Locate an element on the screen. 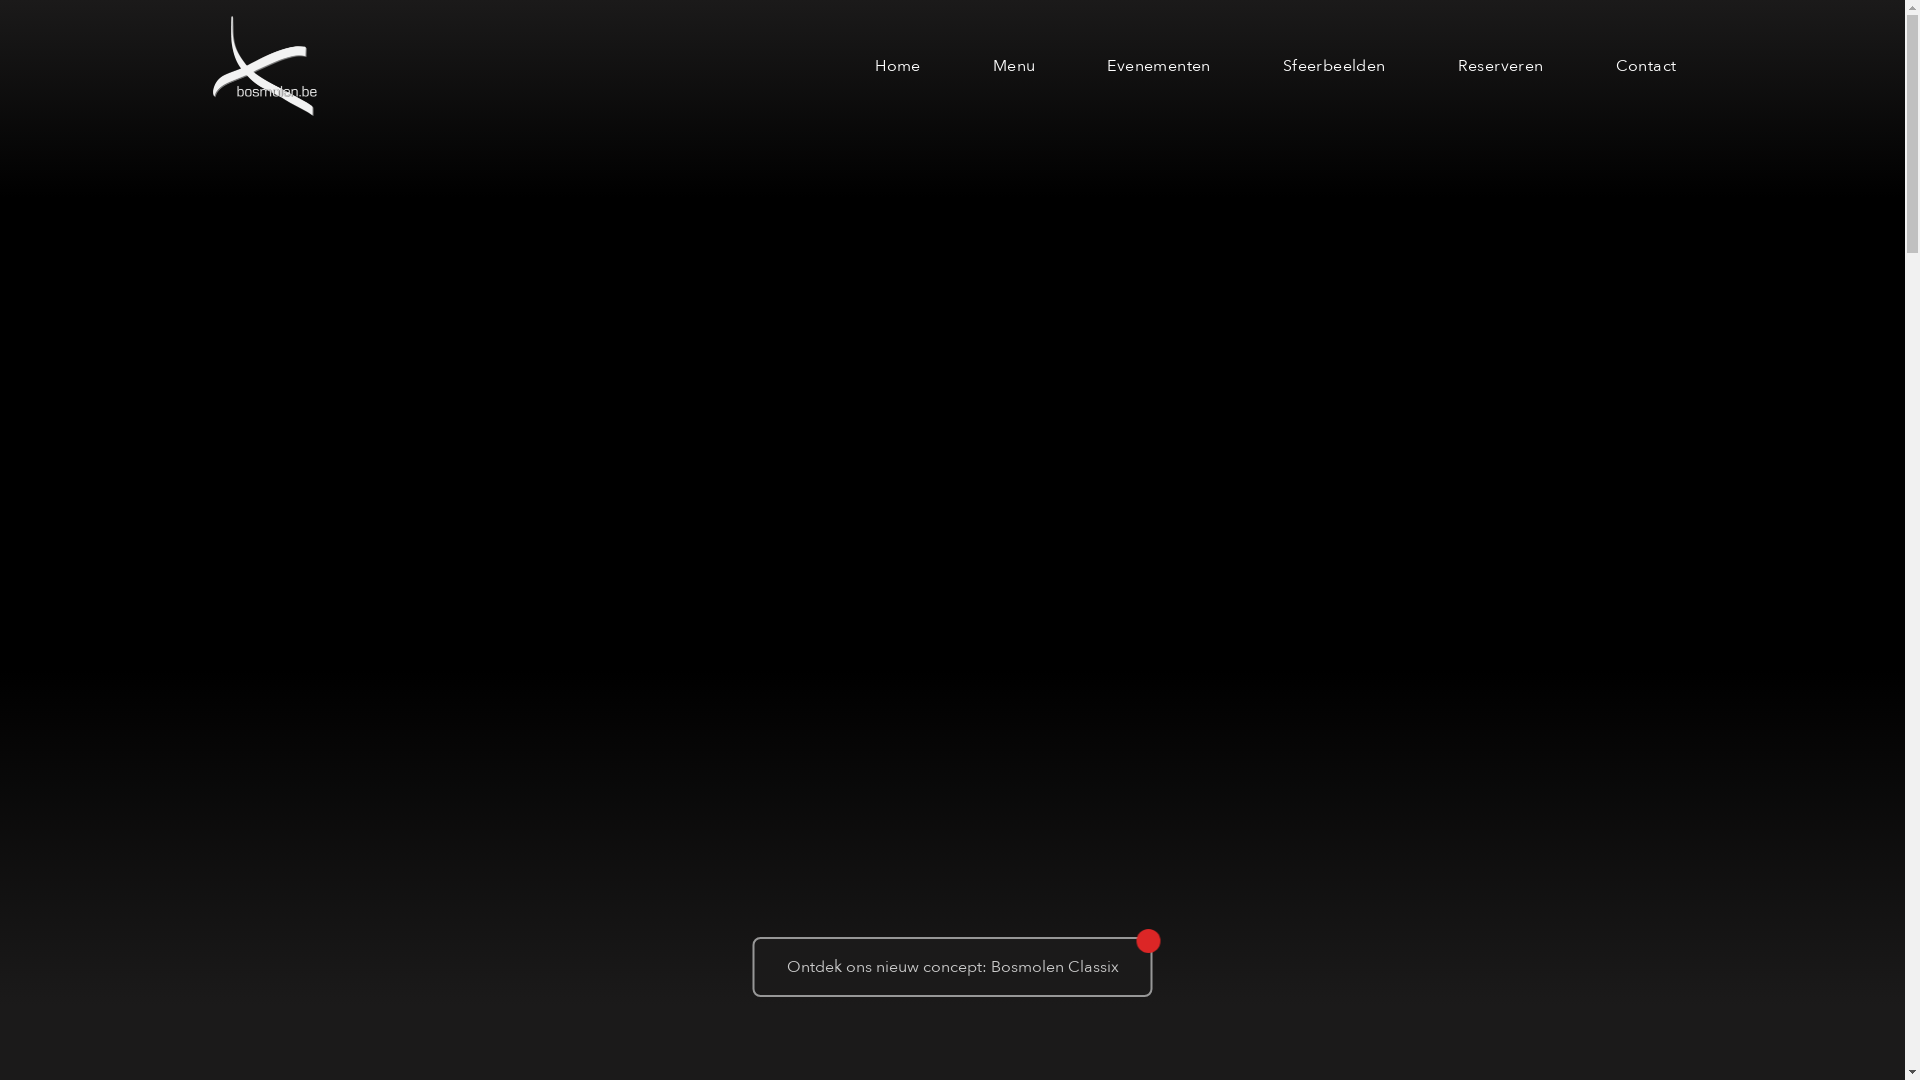 The width and height of the screenshot is (1920, 1080). 'Ontdek ons nieuw concept: Bosmolen Classix' is located at coordinates (950, 966).